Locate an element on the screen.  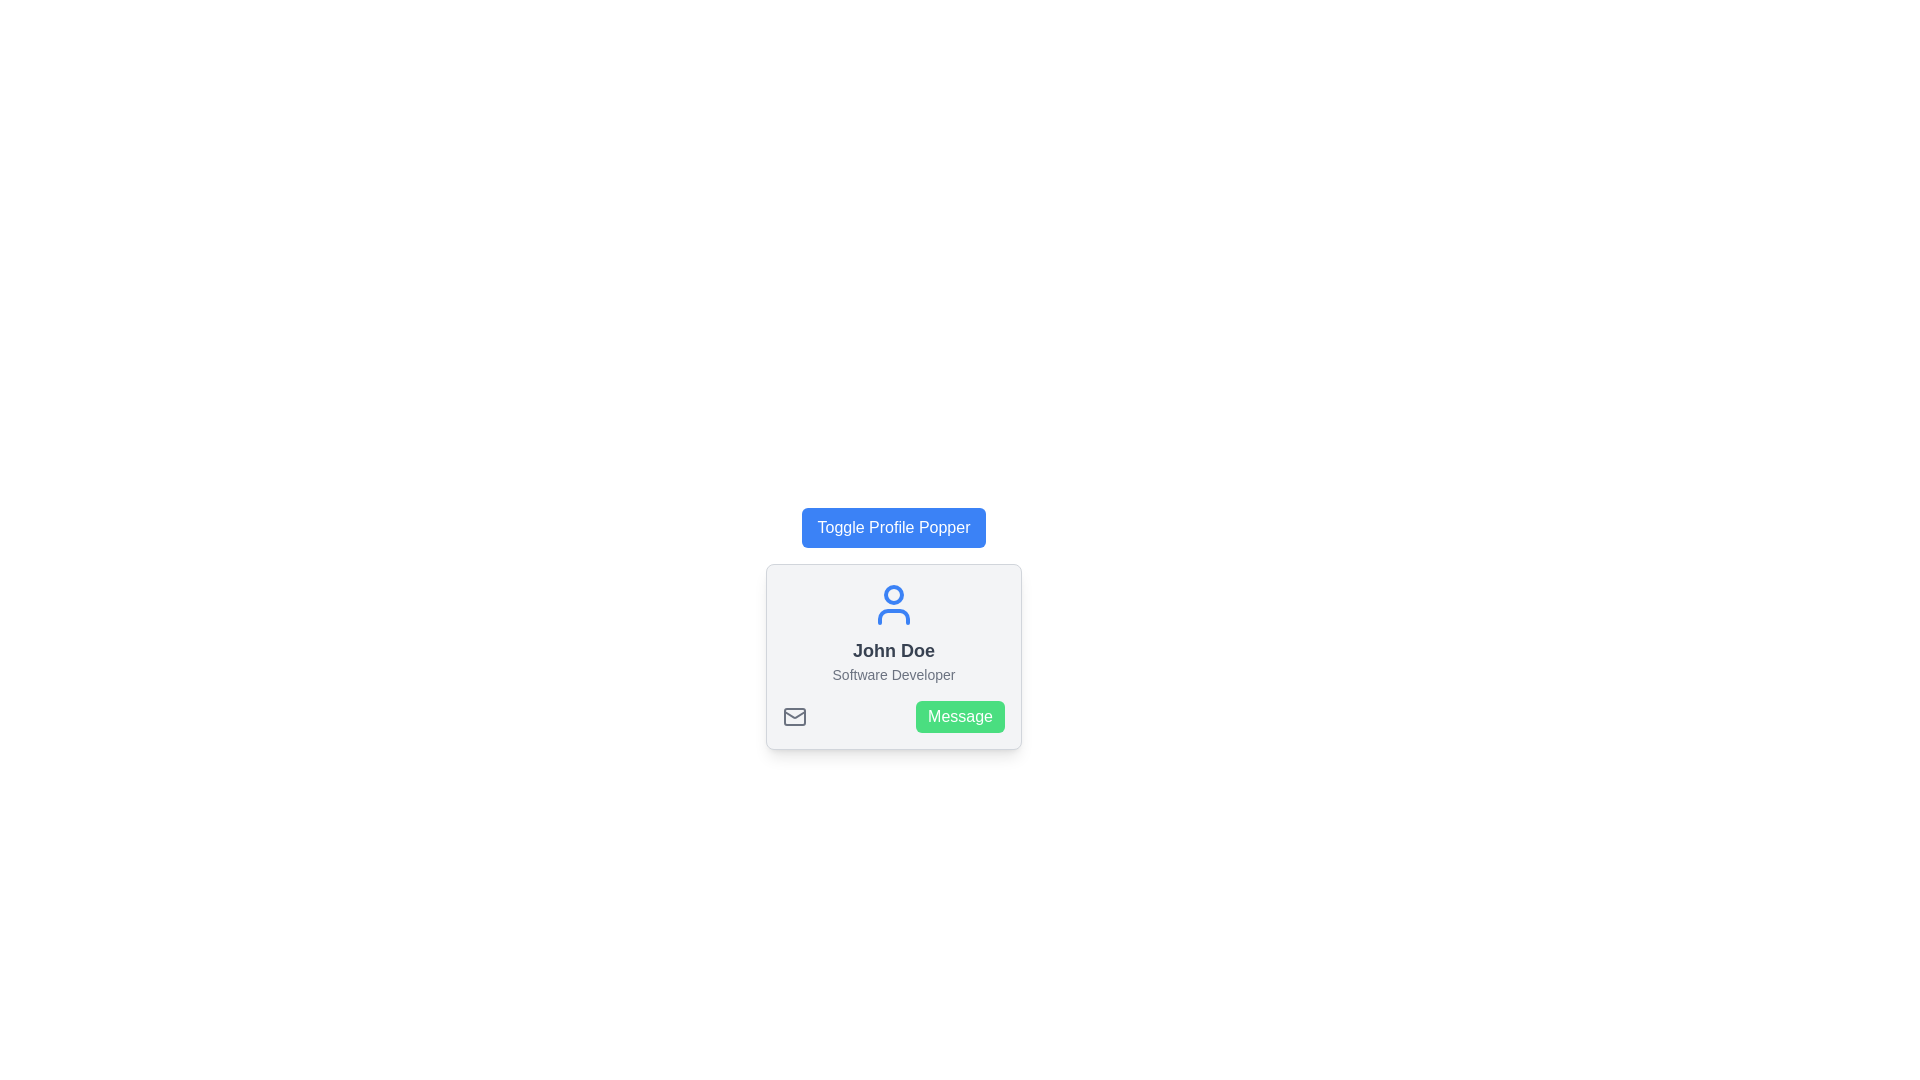
the status indicator of the contact interface located at the bottom of John Doe's profile card to identify its purpose is located at coordinates (892, 716).